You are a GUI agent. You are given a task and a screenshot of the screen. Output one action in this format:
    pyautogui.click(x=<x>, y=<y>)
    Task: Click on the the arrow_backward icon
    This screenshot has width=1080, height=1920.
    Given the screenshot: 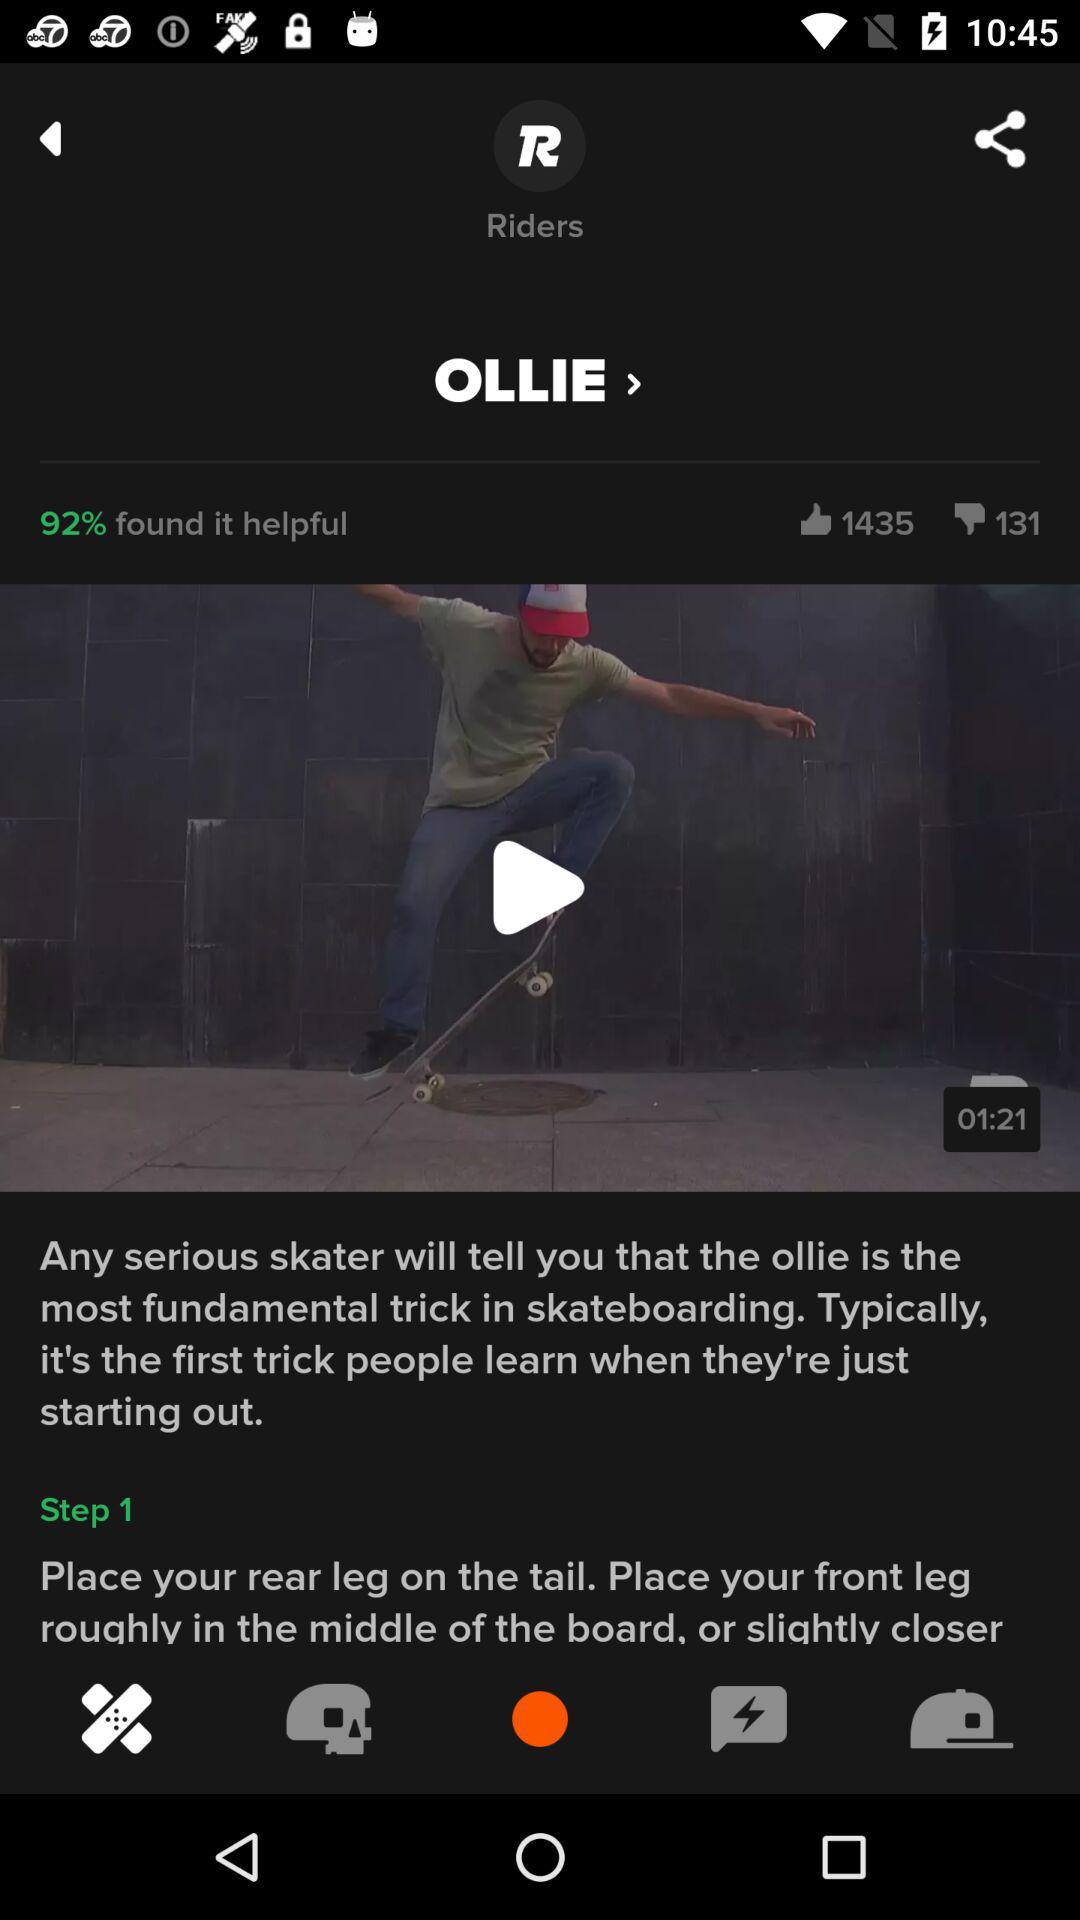 What is the action you would take?
    pyautogui.click(x=49, y=137)
    